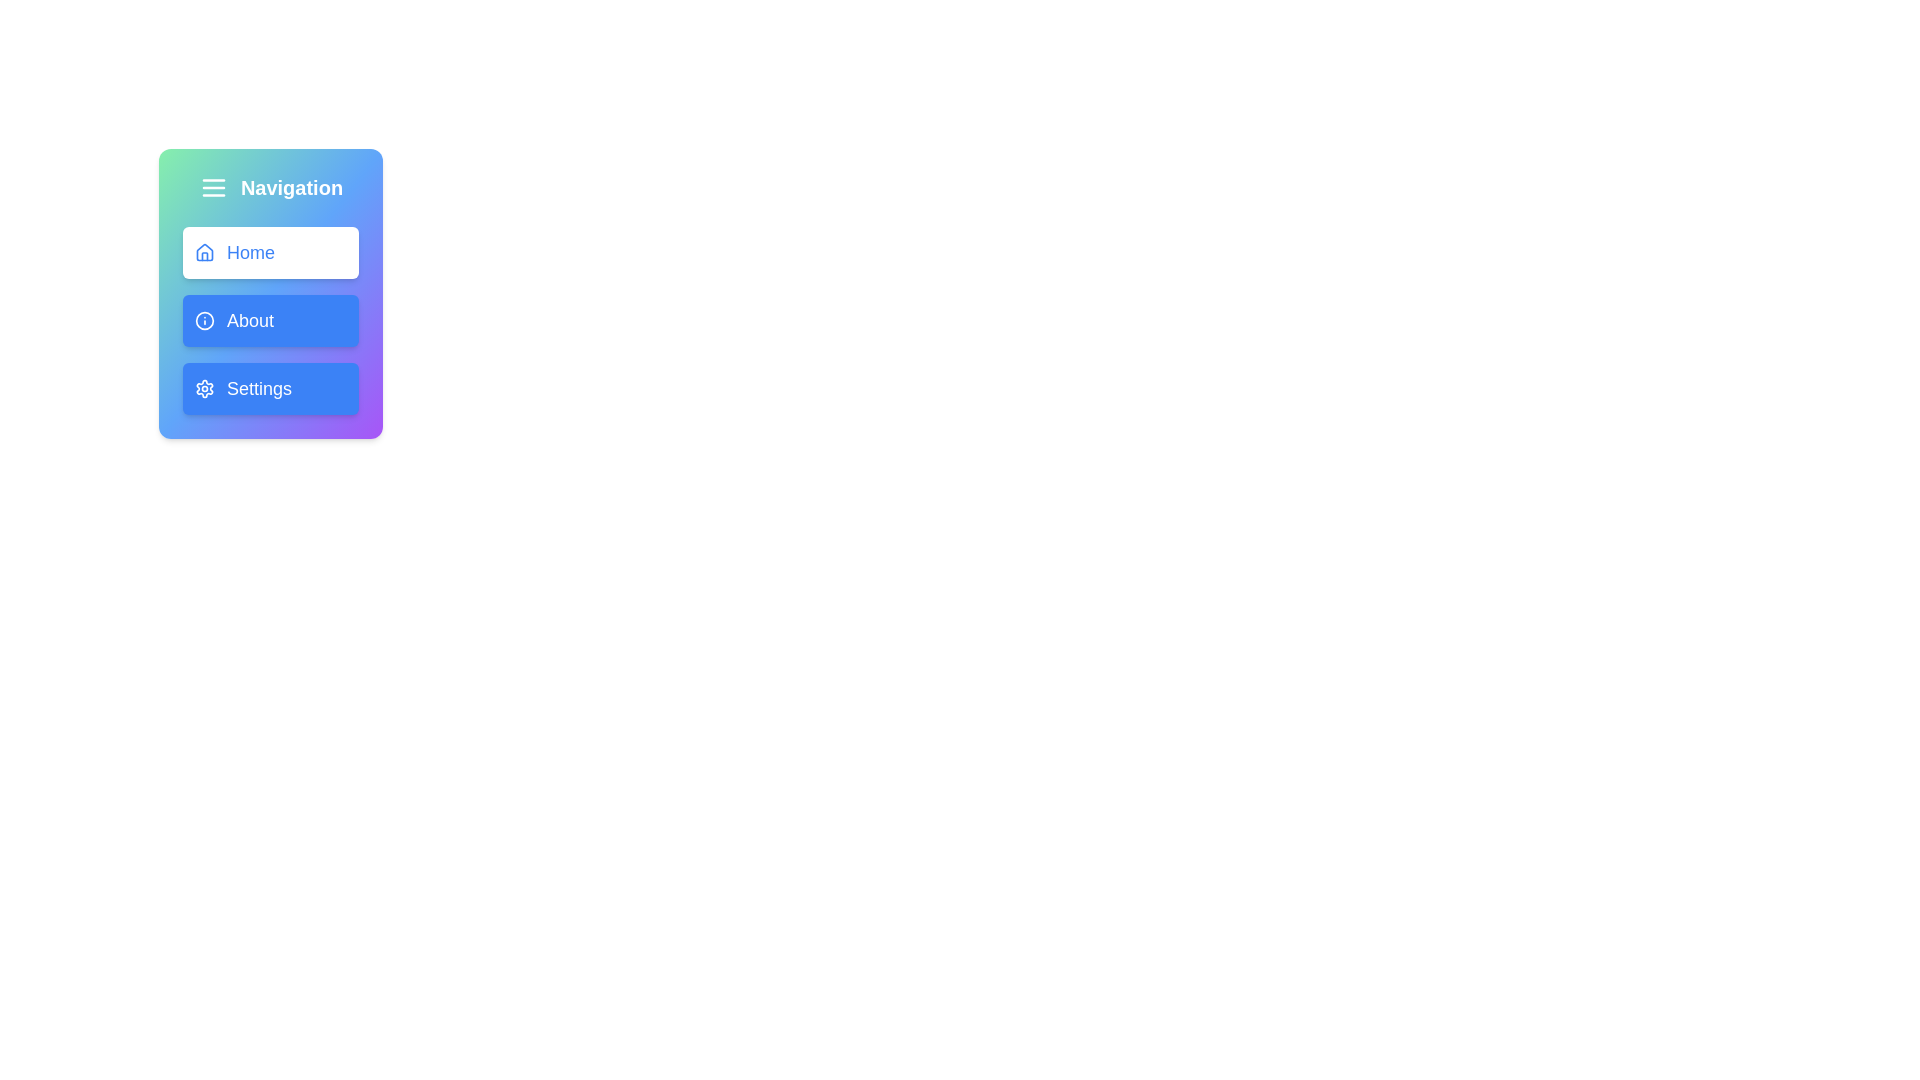 The image size is (1920, 1080). Describe the element at coordinates (291, 188) in the screenshot. I see `the Text label that serves as a header for the navigation section, located in the top portion of a vertical sidebar layout next to a horizontal menu icon` at that location.